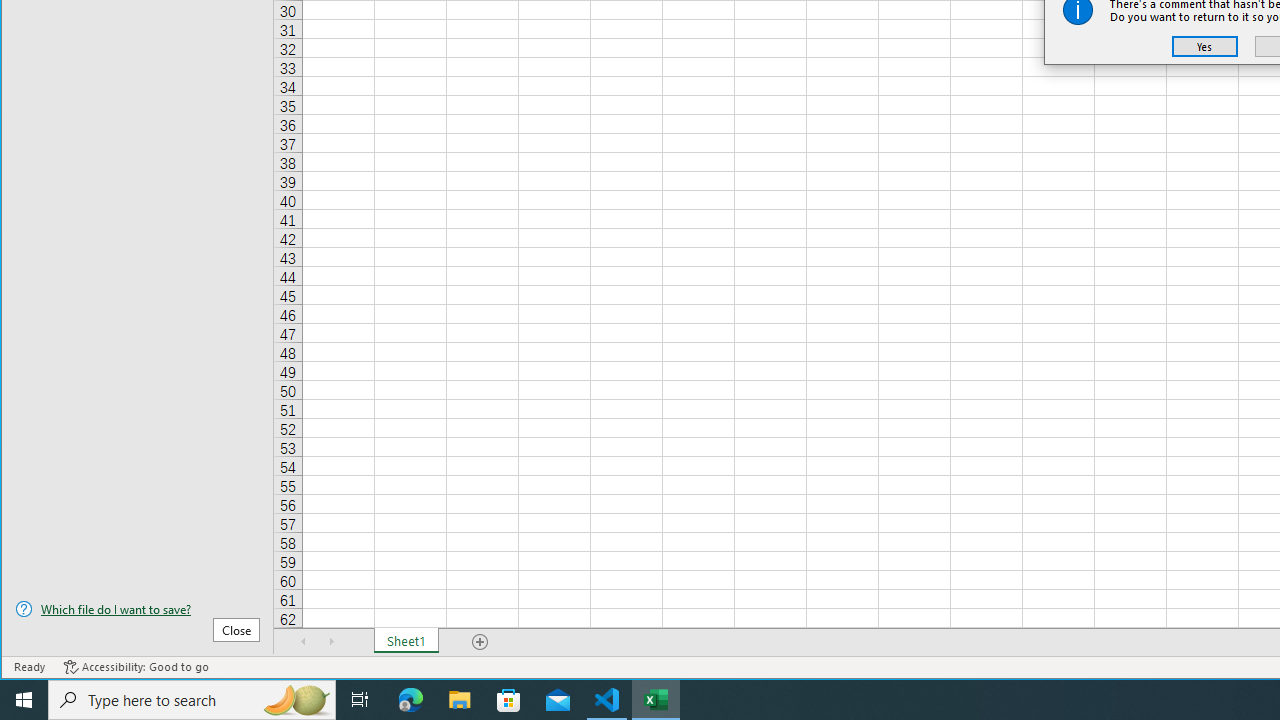 This screenshot has height=720, width=1280. Describe the element at coordinates (192, 698) in the screenshot. I see `'Type here to search'` at that location.